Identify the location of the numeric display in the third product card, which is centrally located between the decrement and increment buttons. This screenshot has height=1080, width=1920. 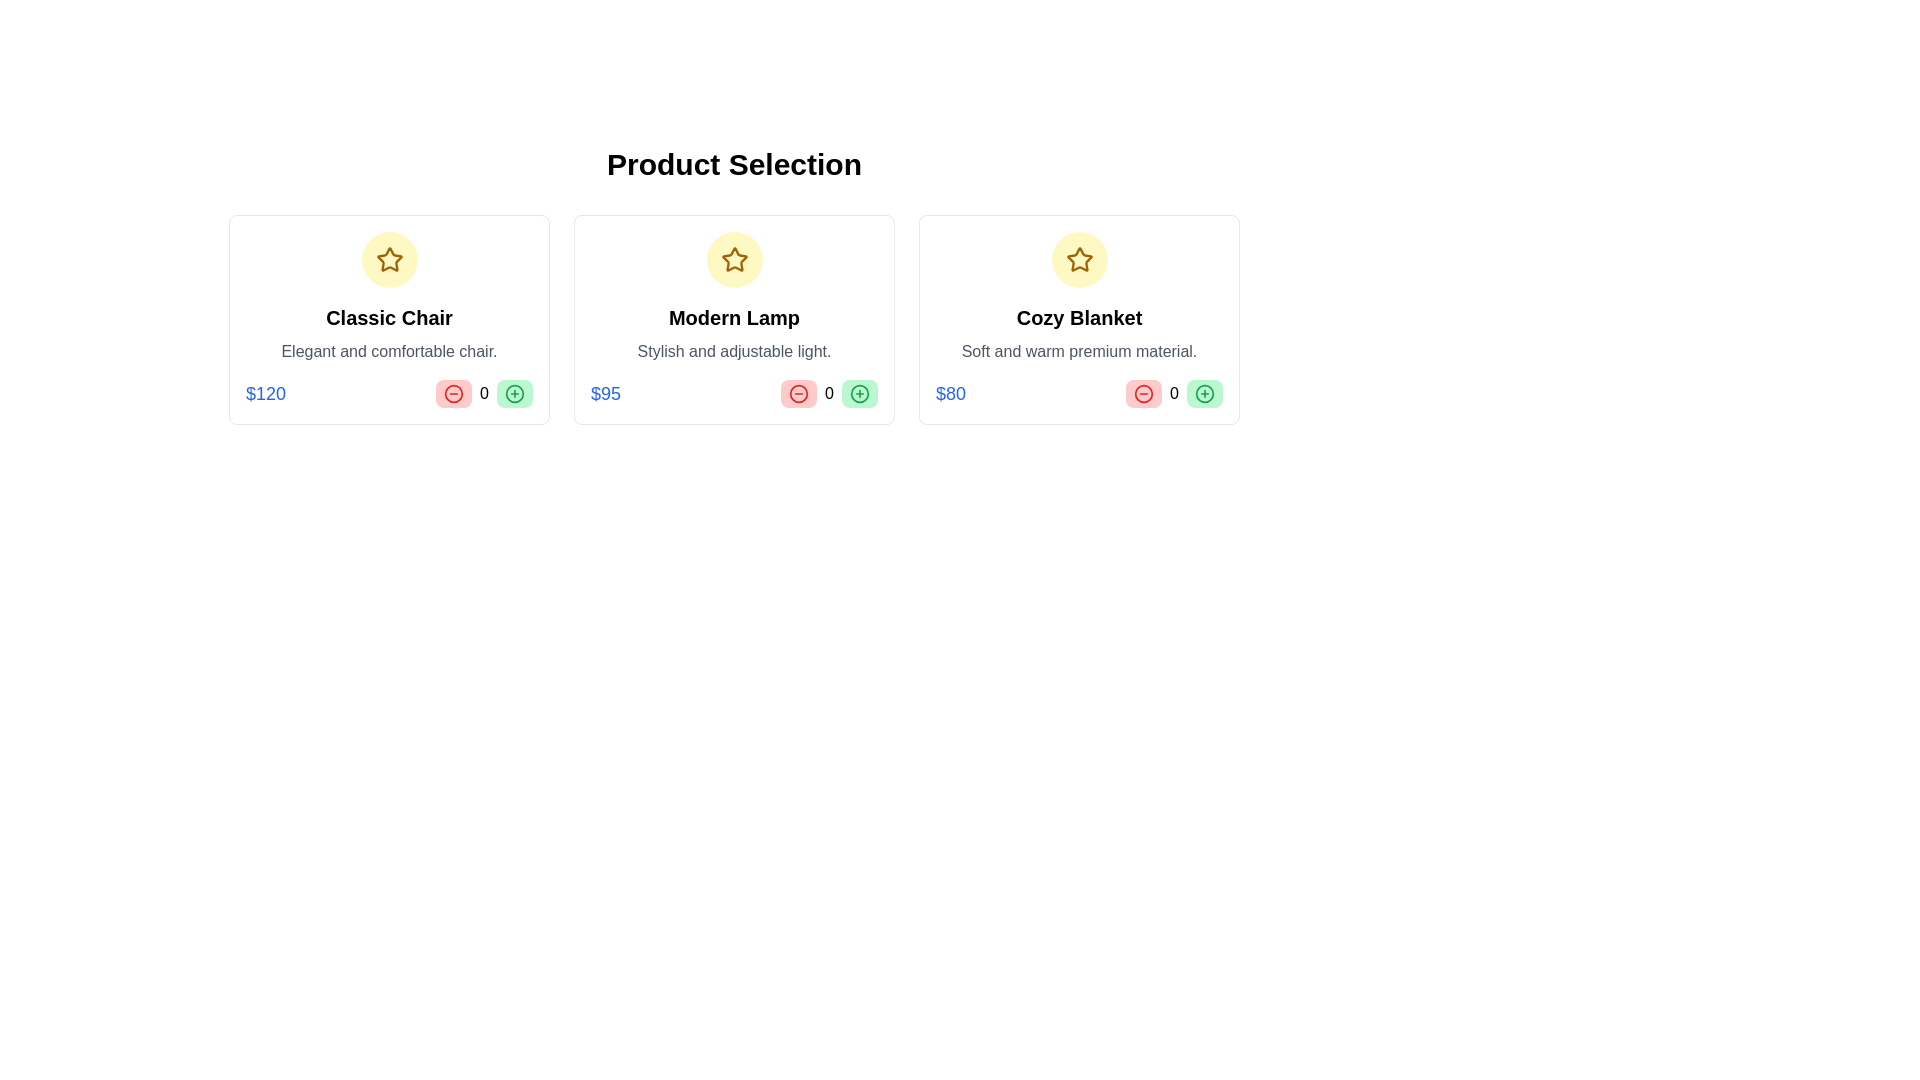
(1174, 393).